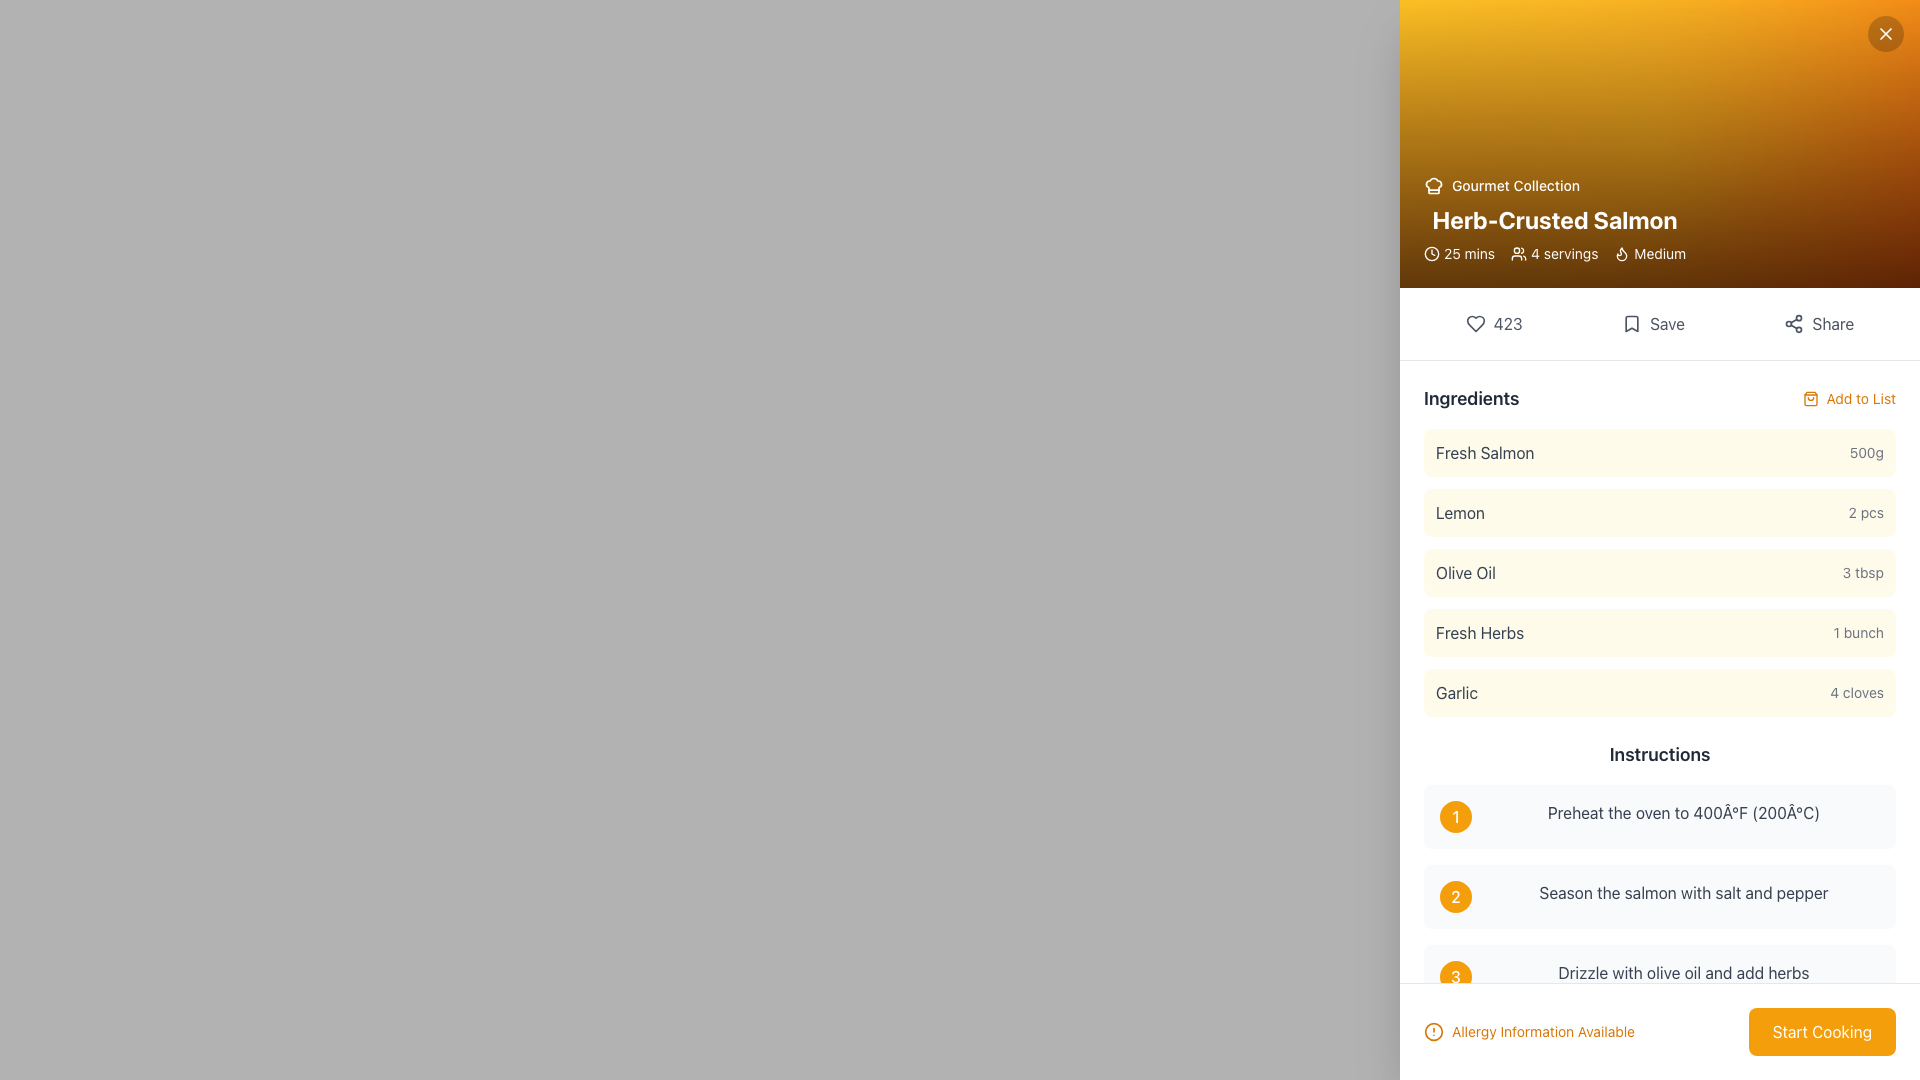  What do you see at coordinates (1485, 452) in the screenshot?
I see `static text label that identifies the first ingredient in the recipe ingredient list, located in the 'Ingredients' section on the left side of a light amber rectangular field` at bounding box center [1485, 452].